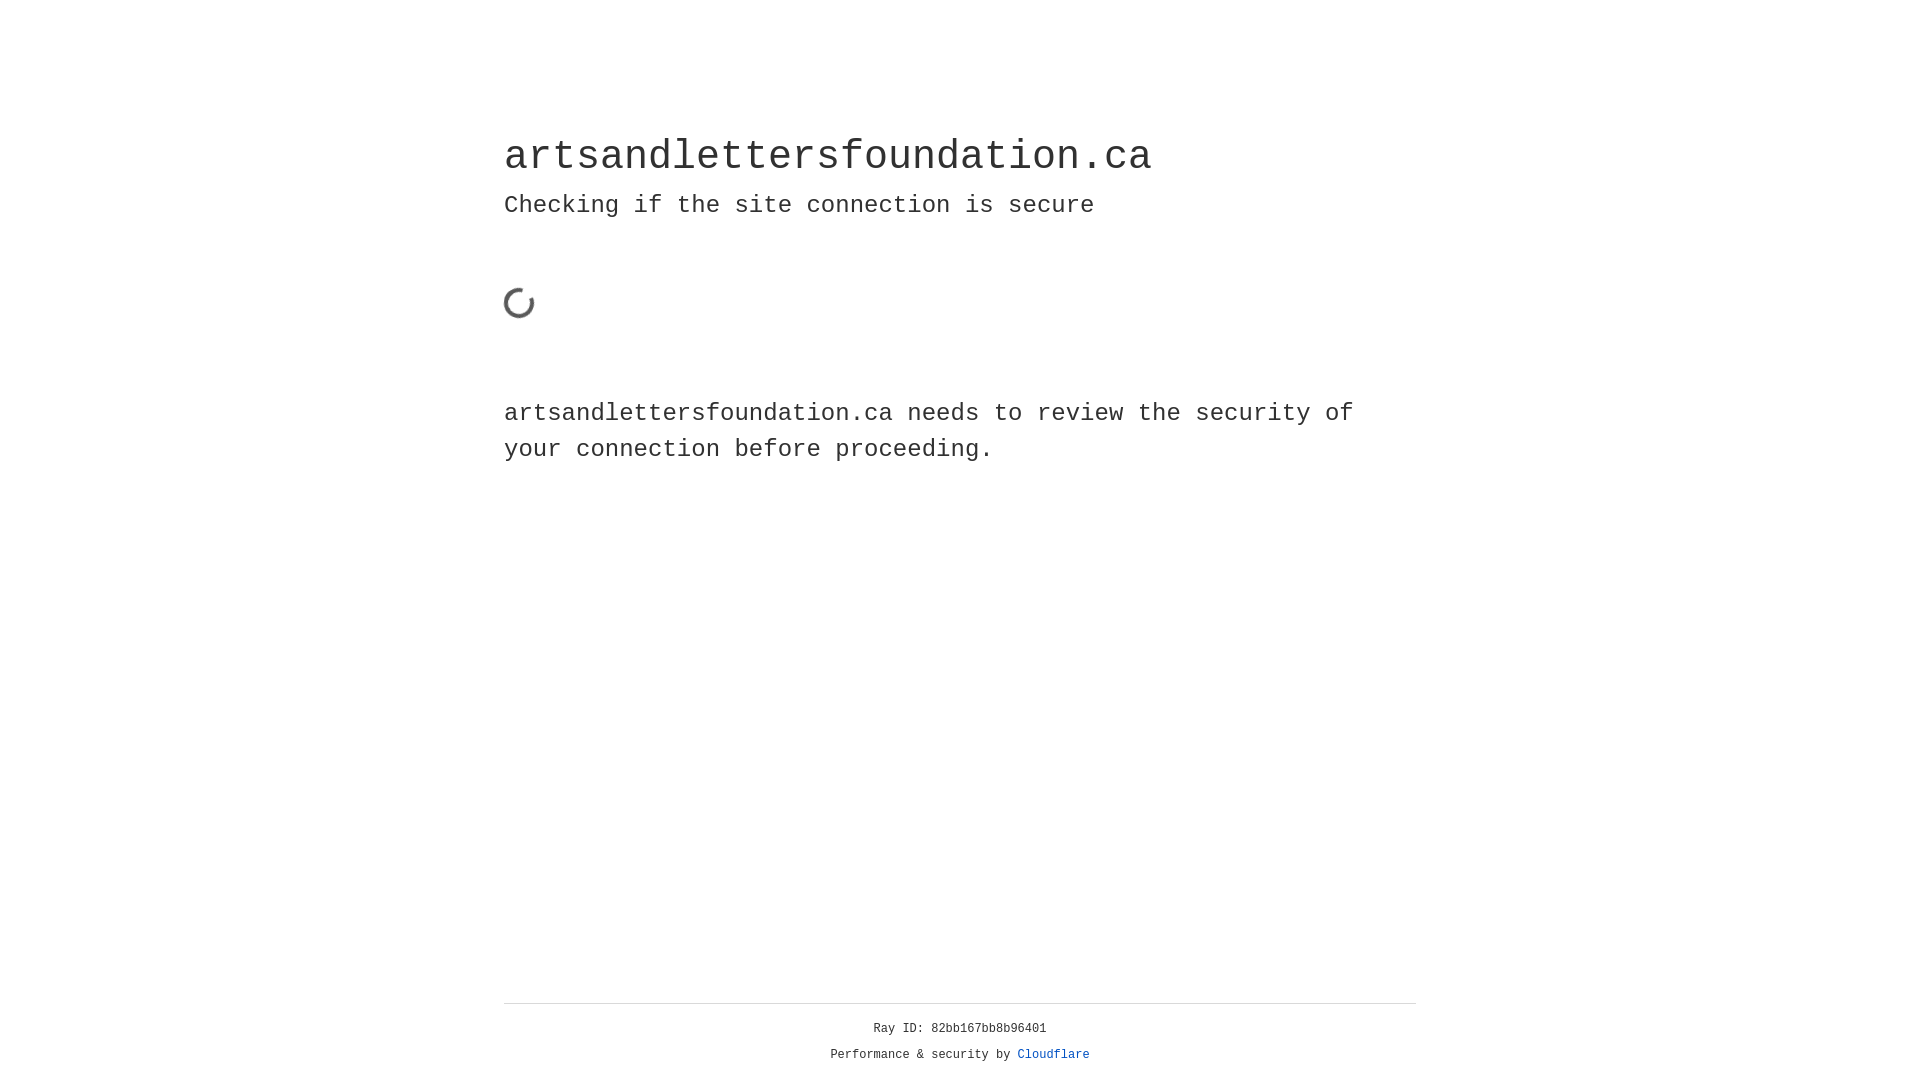 The width and height of the screenshot is (1920, 1080). What do you see at coordinates (1017, 1054) in the screenshot?
I see `'Cloudflare'` at bounding box center [1017, 1054].